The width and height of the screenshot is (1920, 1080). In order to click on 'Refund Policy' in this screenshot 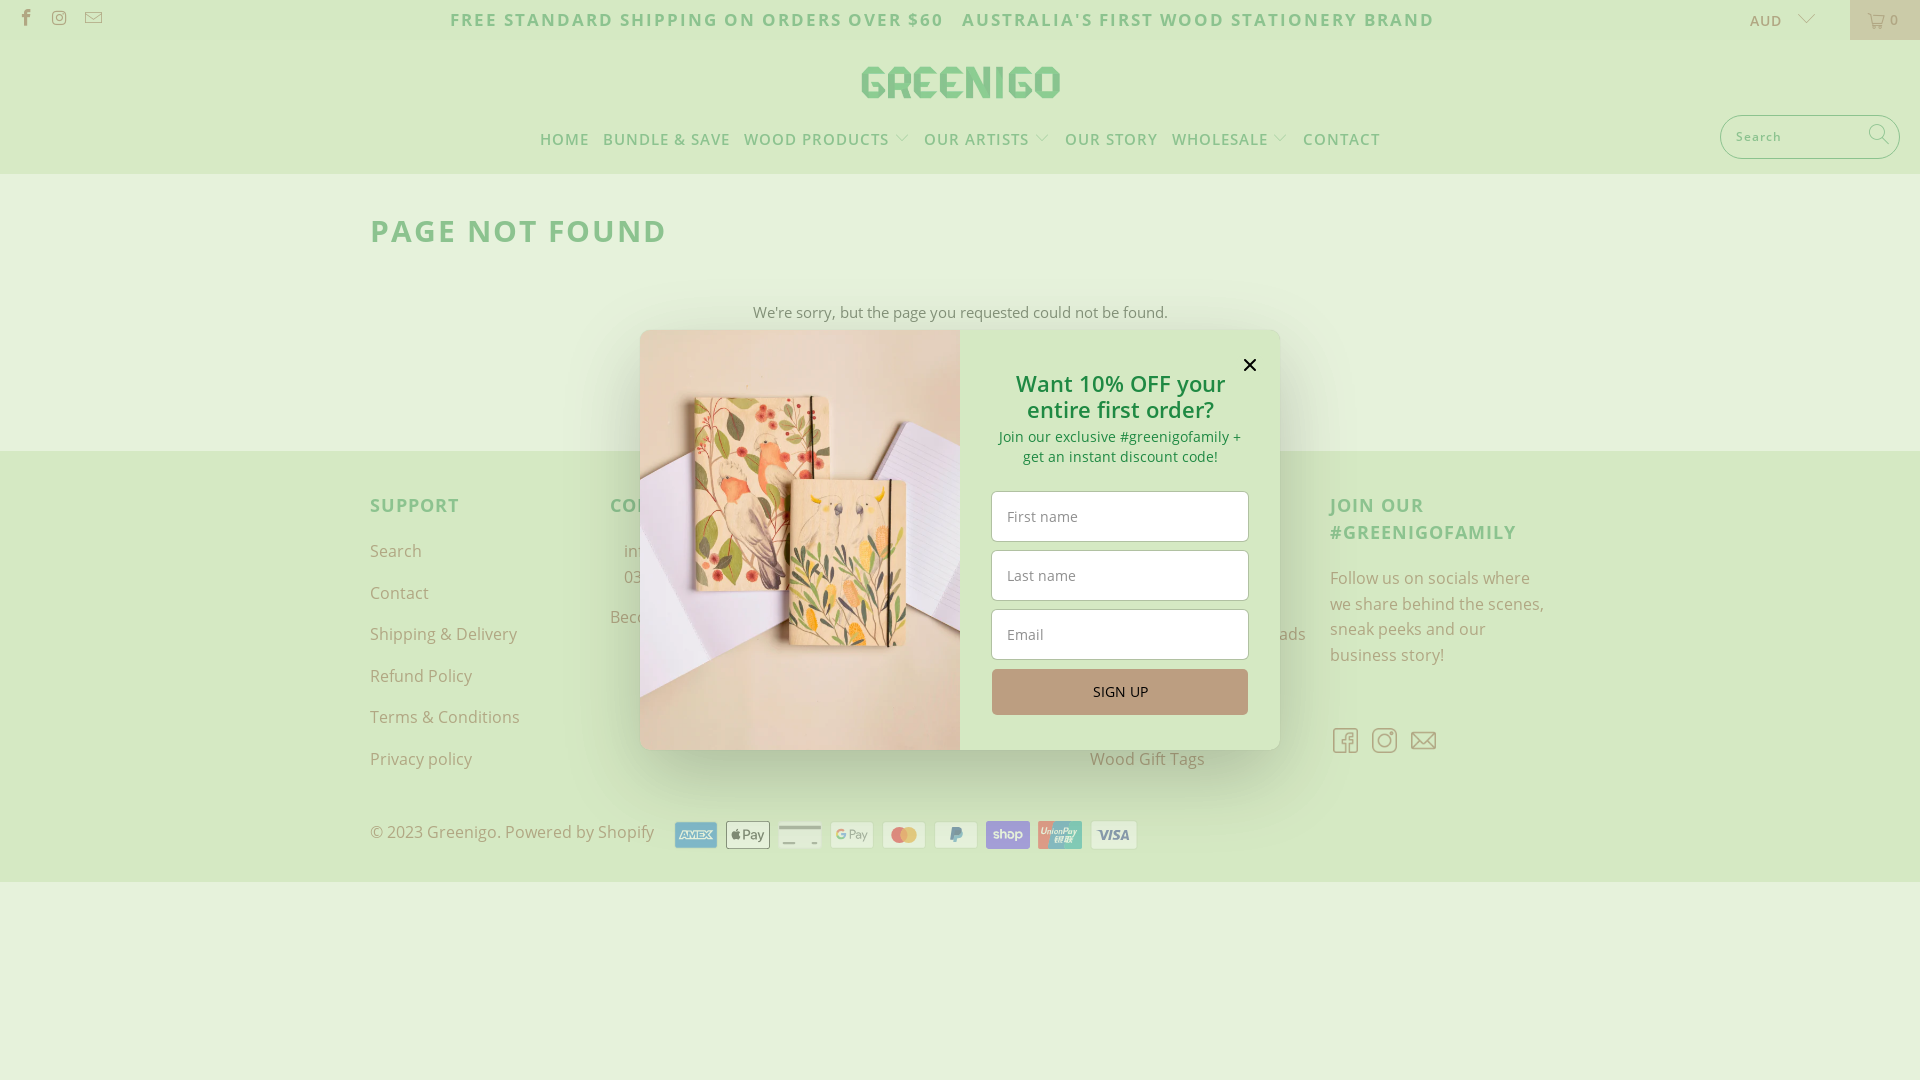, I will do `click(420, 675)`.